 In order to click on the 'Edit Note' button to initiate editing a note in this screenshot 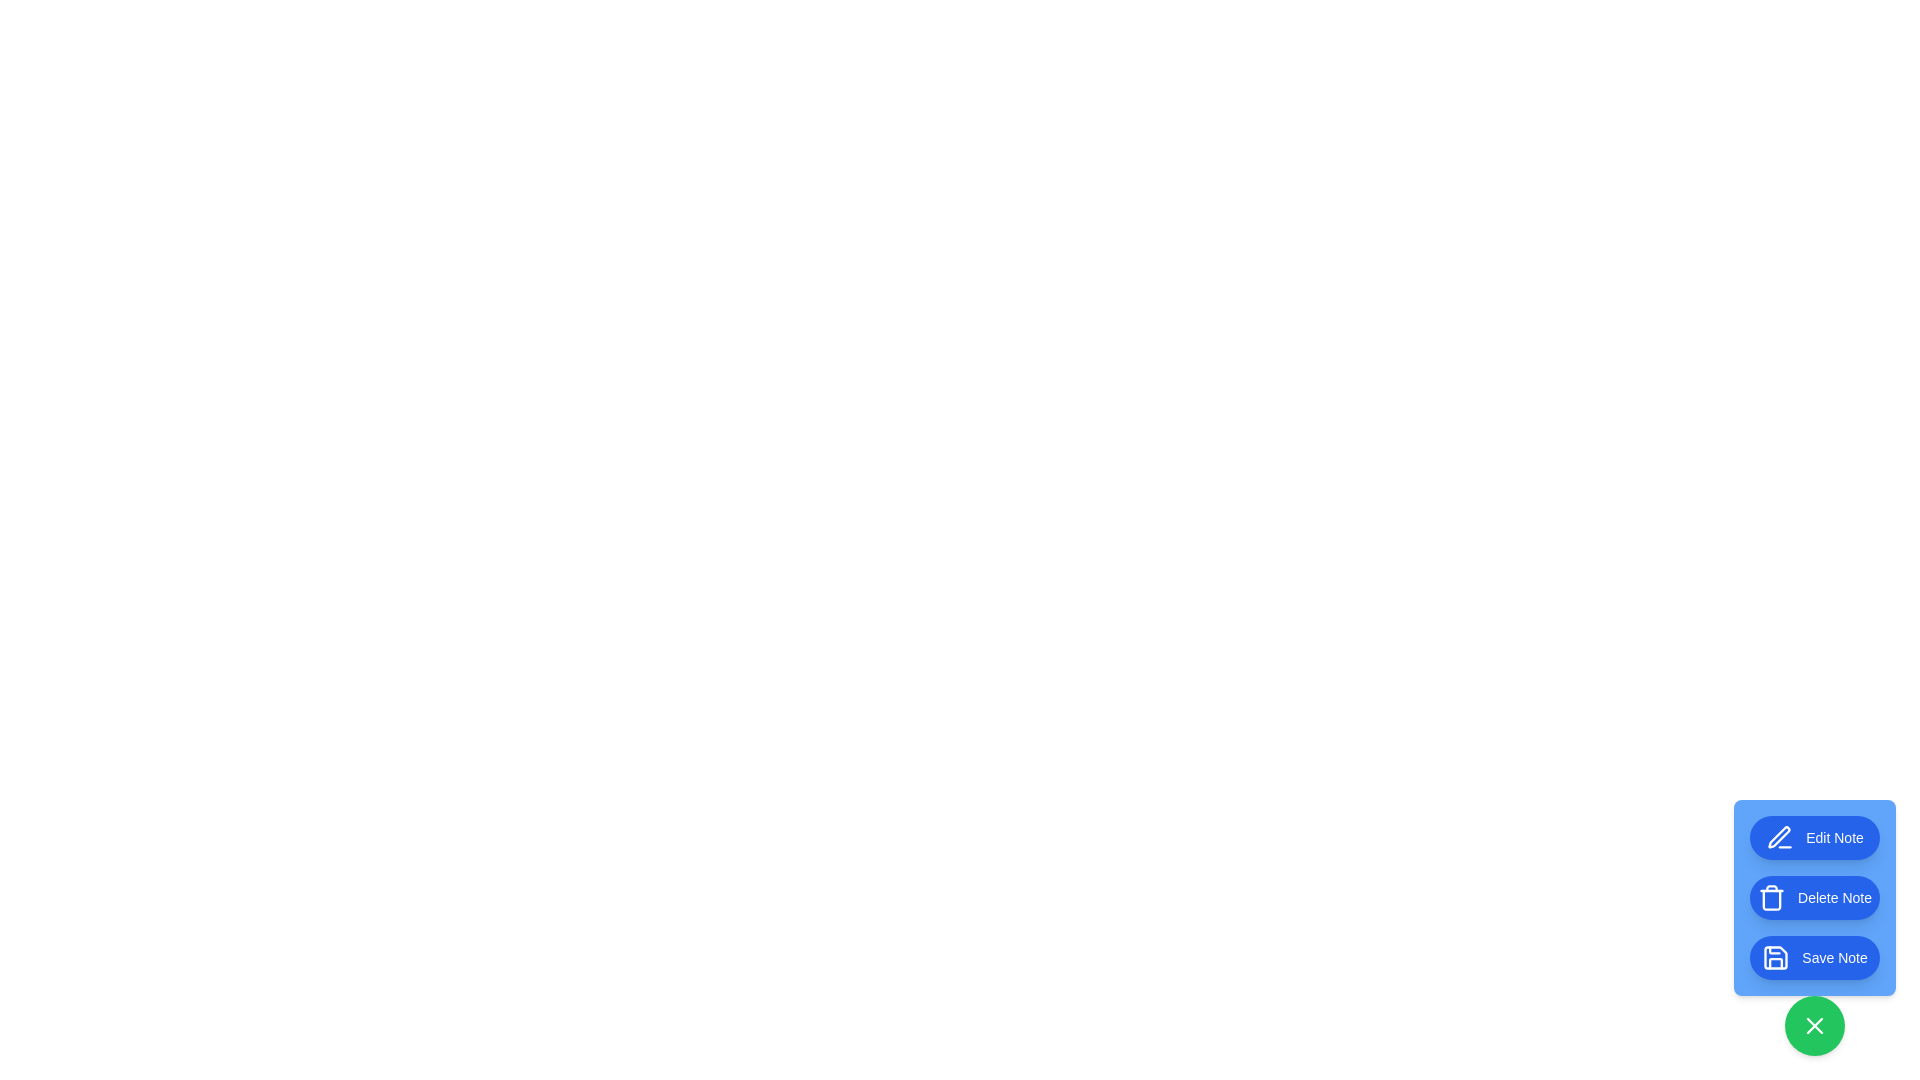, I will do `click(1814, 837)`.